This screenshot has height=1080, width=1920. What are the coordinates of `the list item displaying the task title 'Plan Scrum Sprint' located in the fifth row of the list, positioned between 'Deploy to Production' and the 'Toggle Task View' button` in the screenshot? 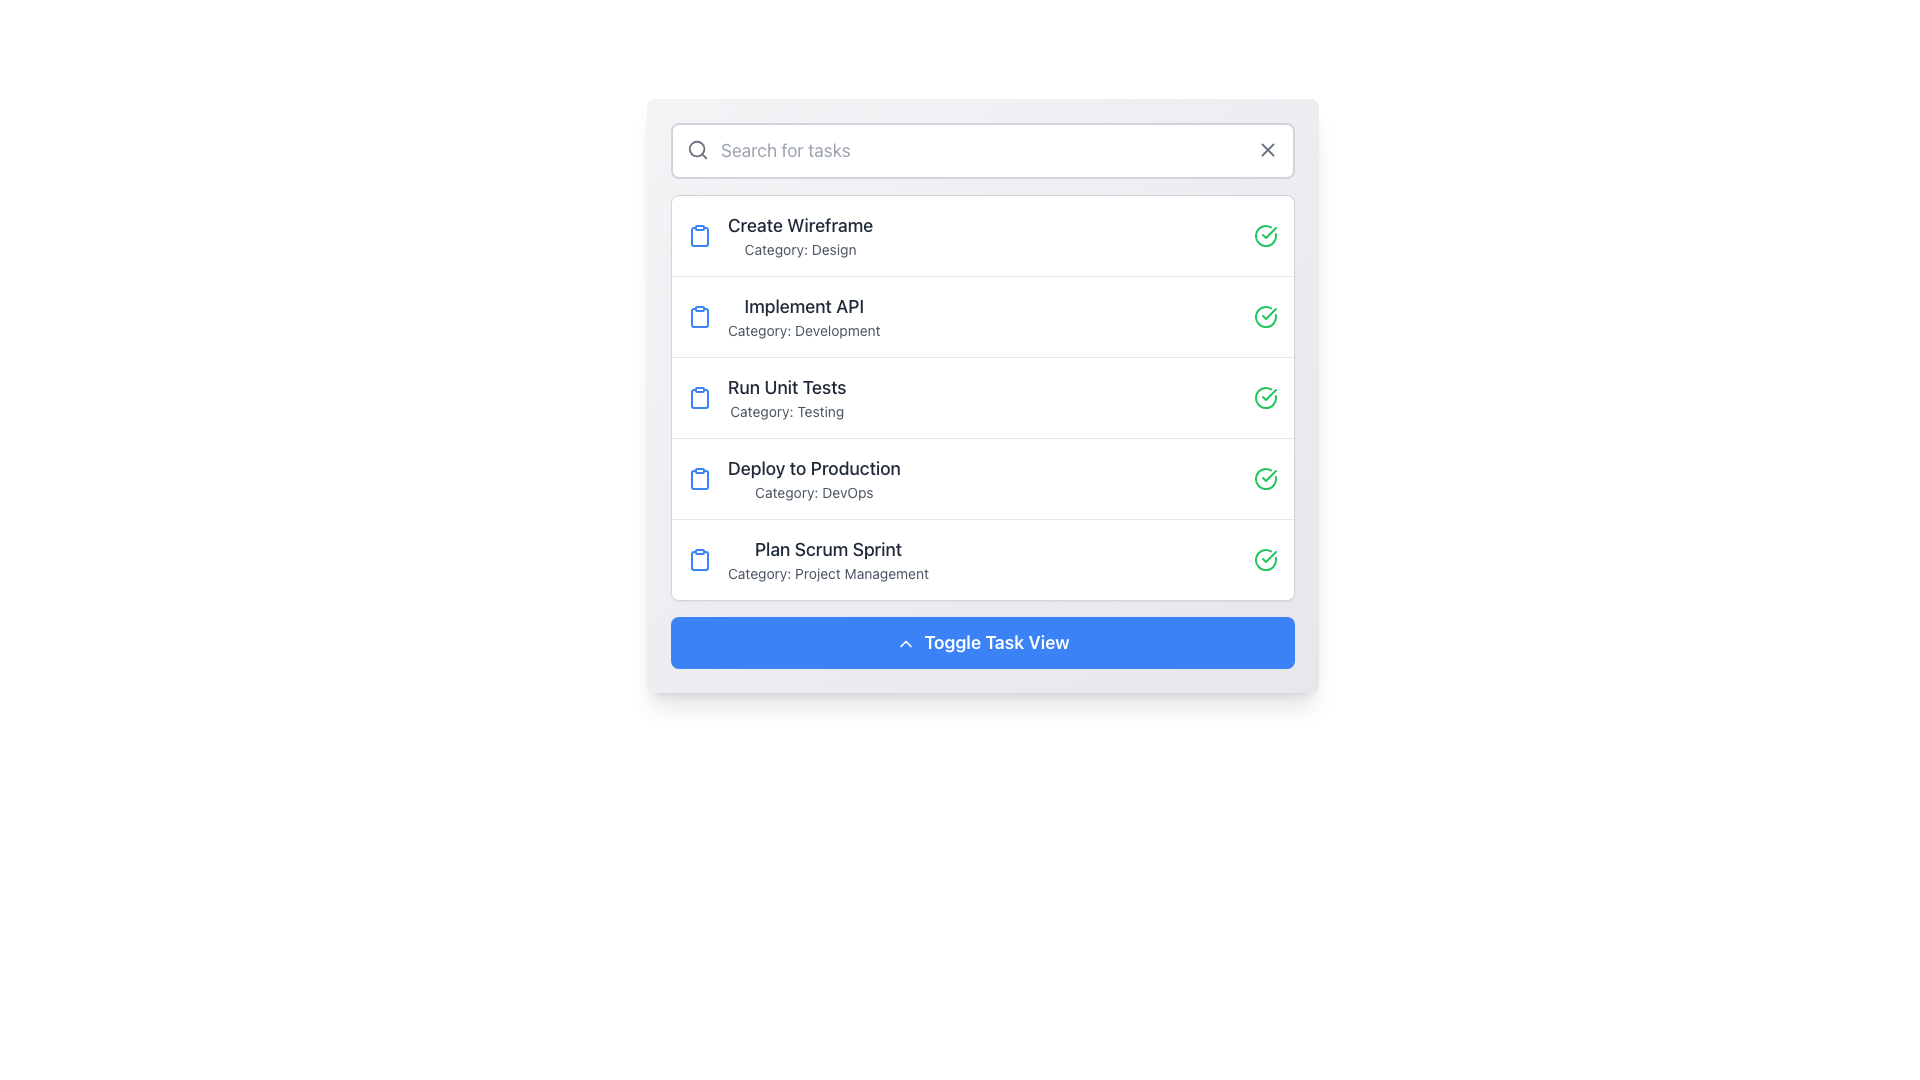 It's located at (828, 559).